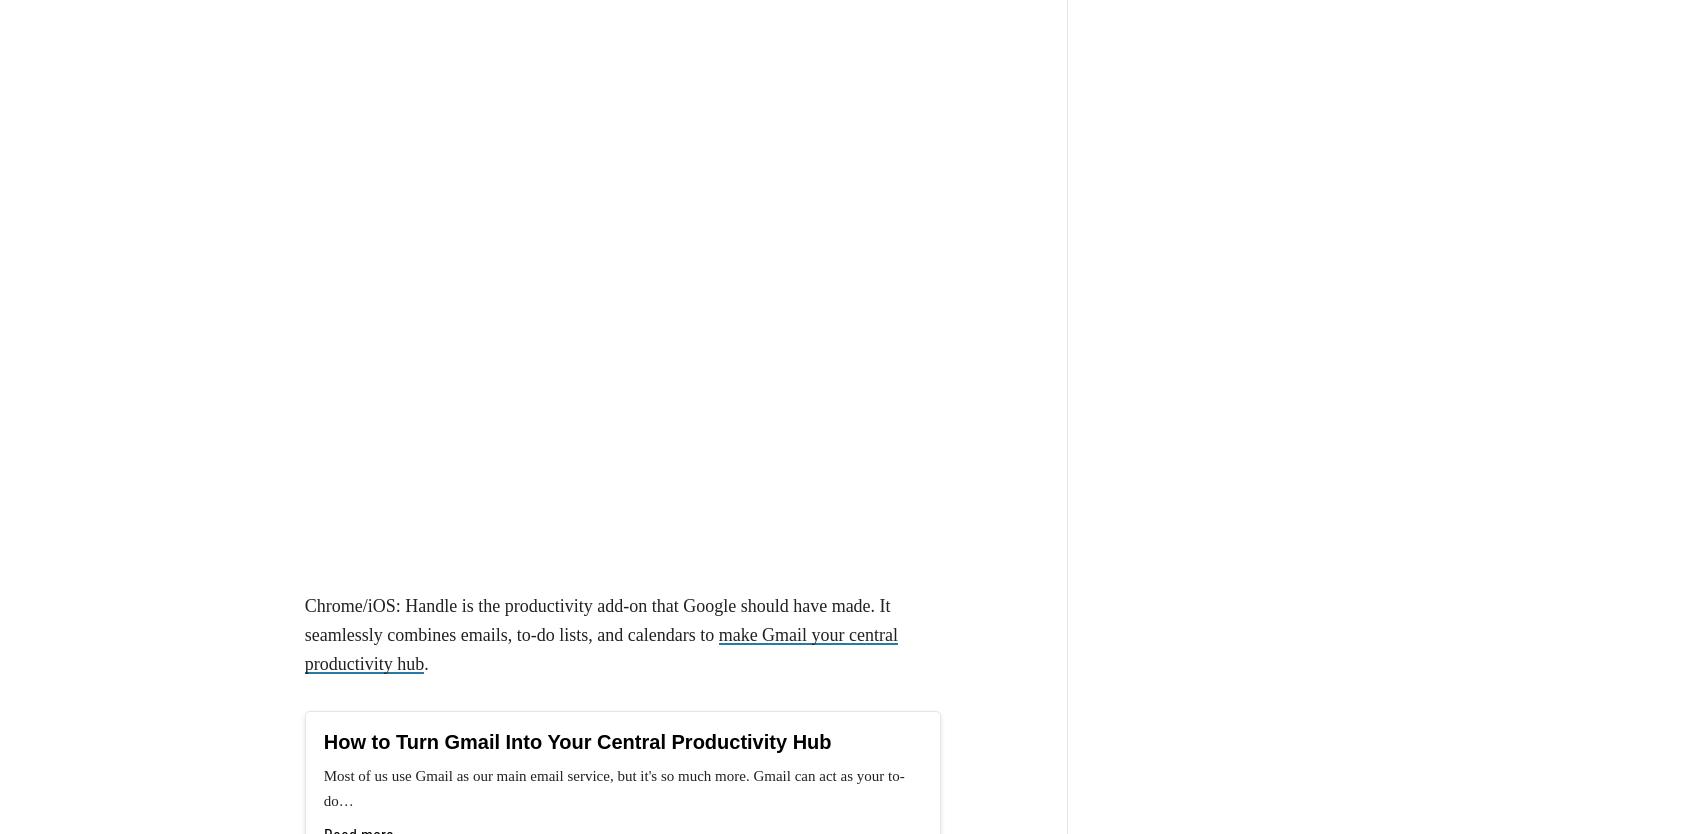 The height and width of the screenshot is (834, 1693). I want to click on 'Read more', so click(358, 463).